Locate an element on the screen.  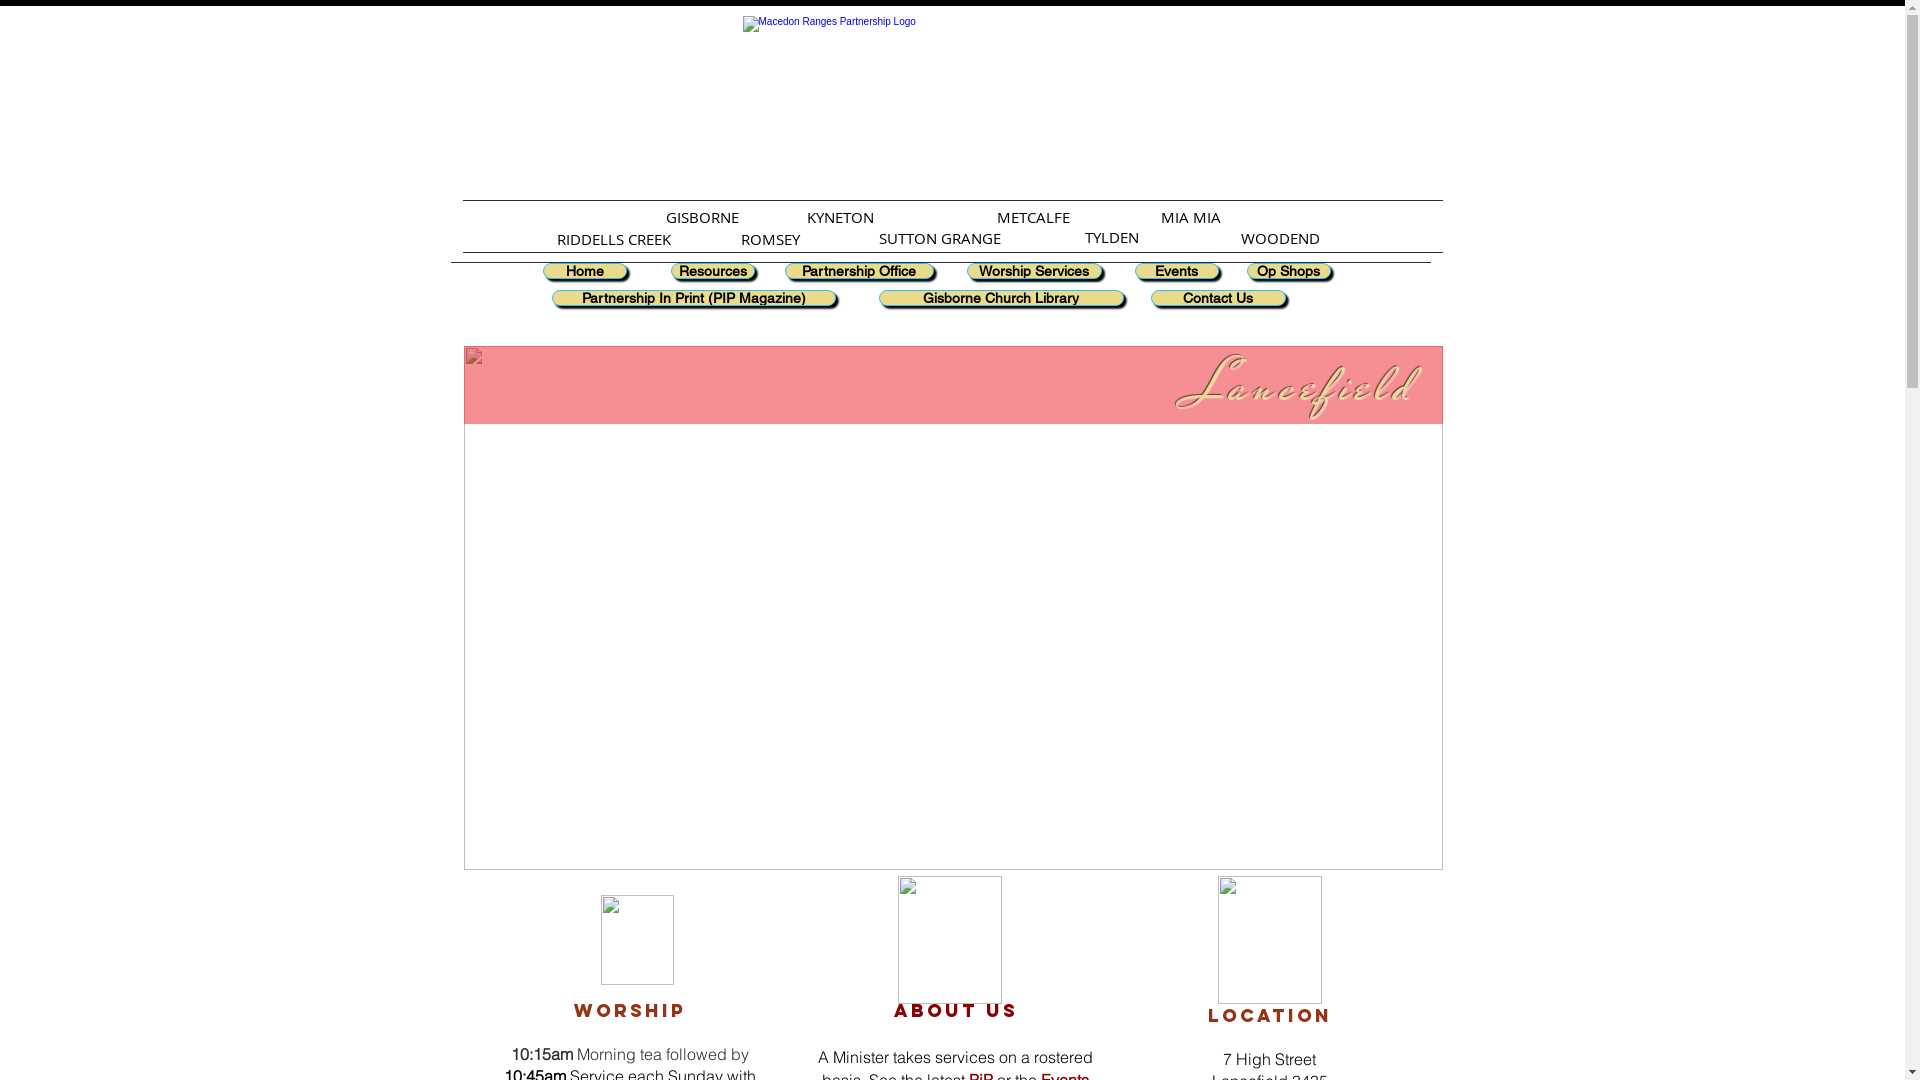
'SUTTON GRANGE' is located at coordinates (939, 237).